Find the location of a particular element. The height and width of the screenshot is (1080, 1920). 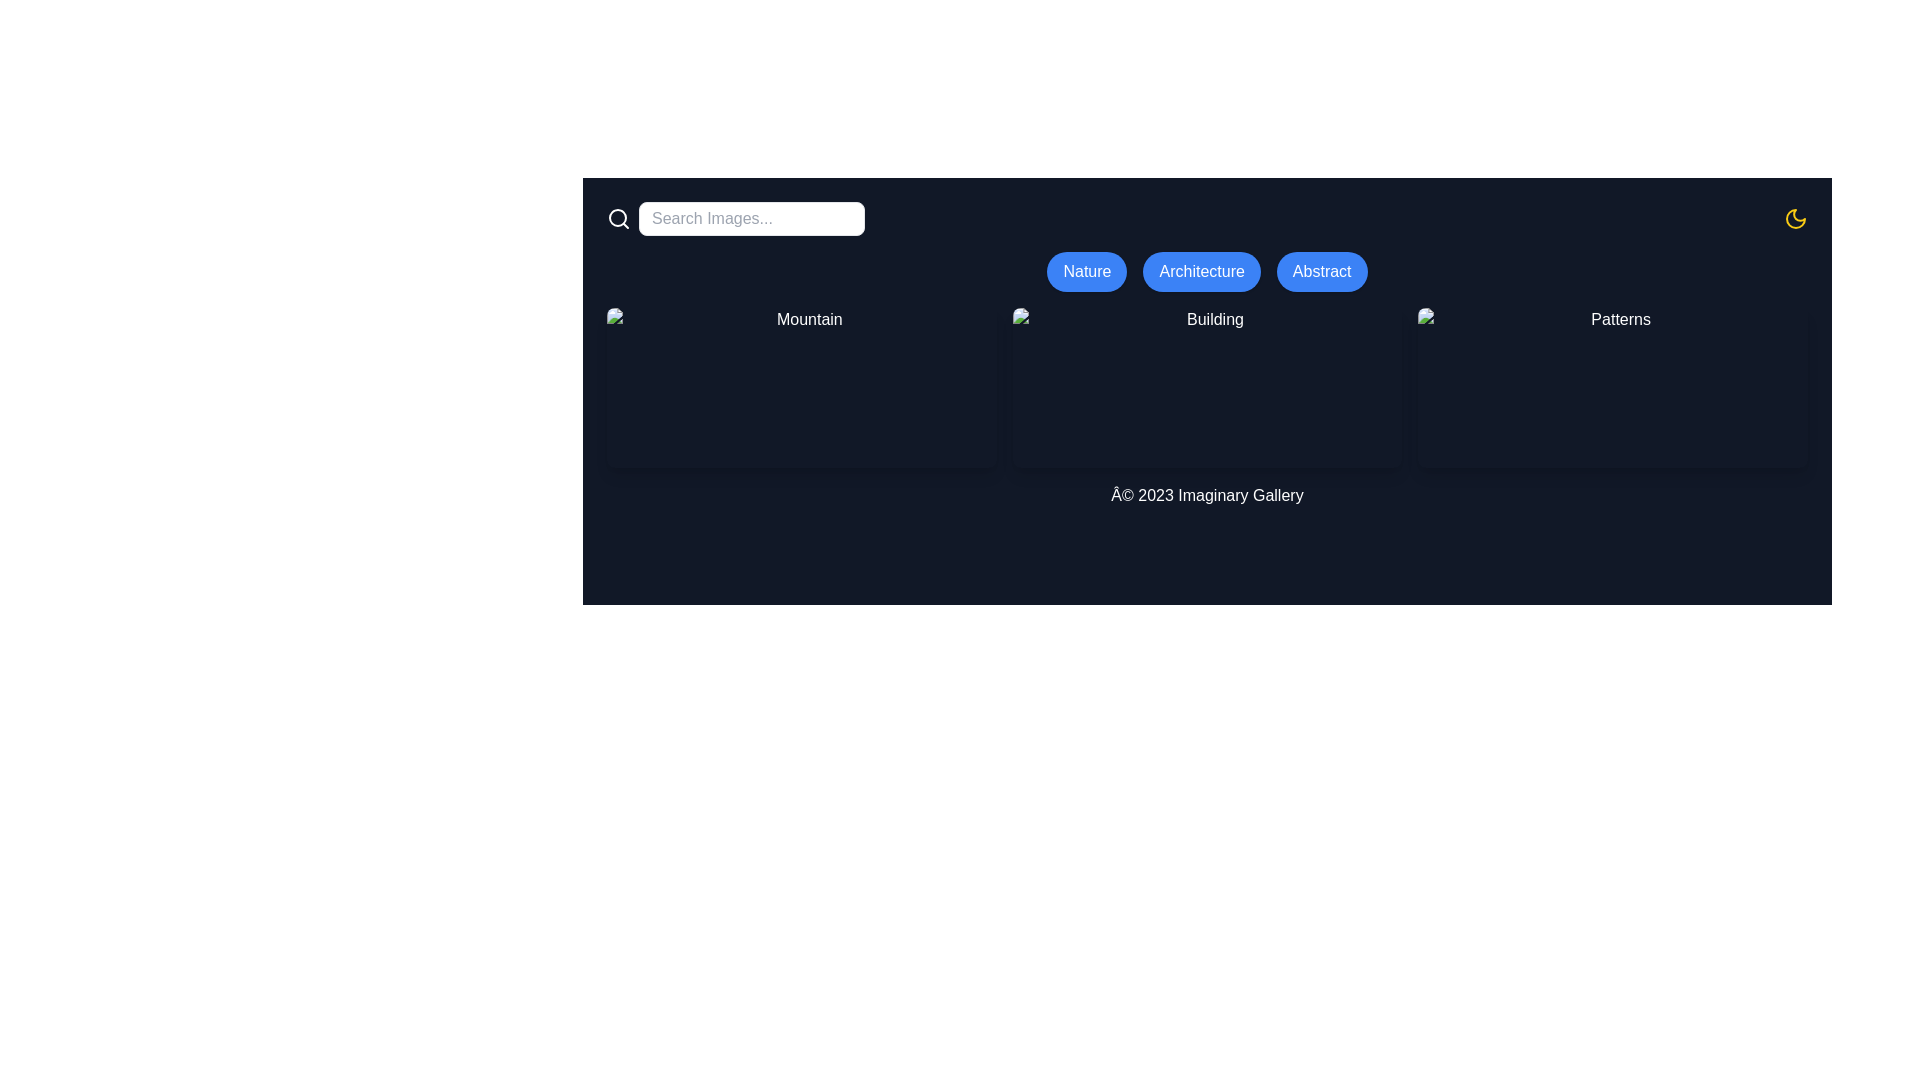

the leftmost button representing 'Nature' to trigger hover-specific effects is located at coordinates (1086, 272).